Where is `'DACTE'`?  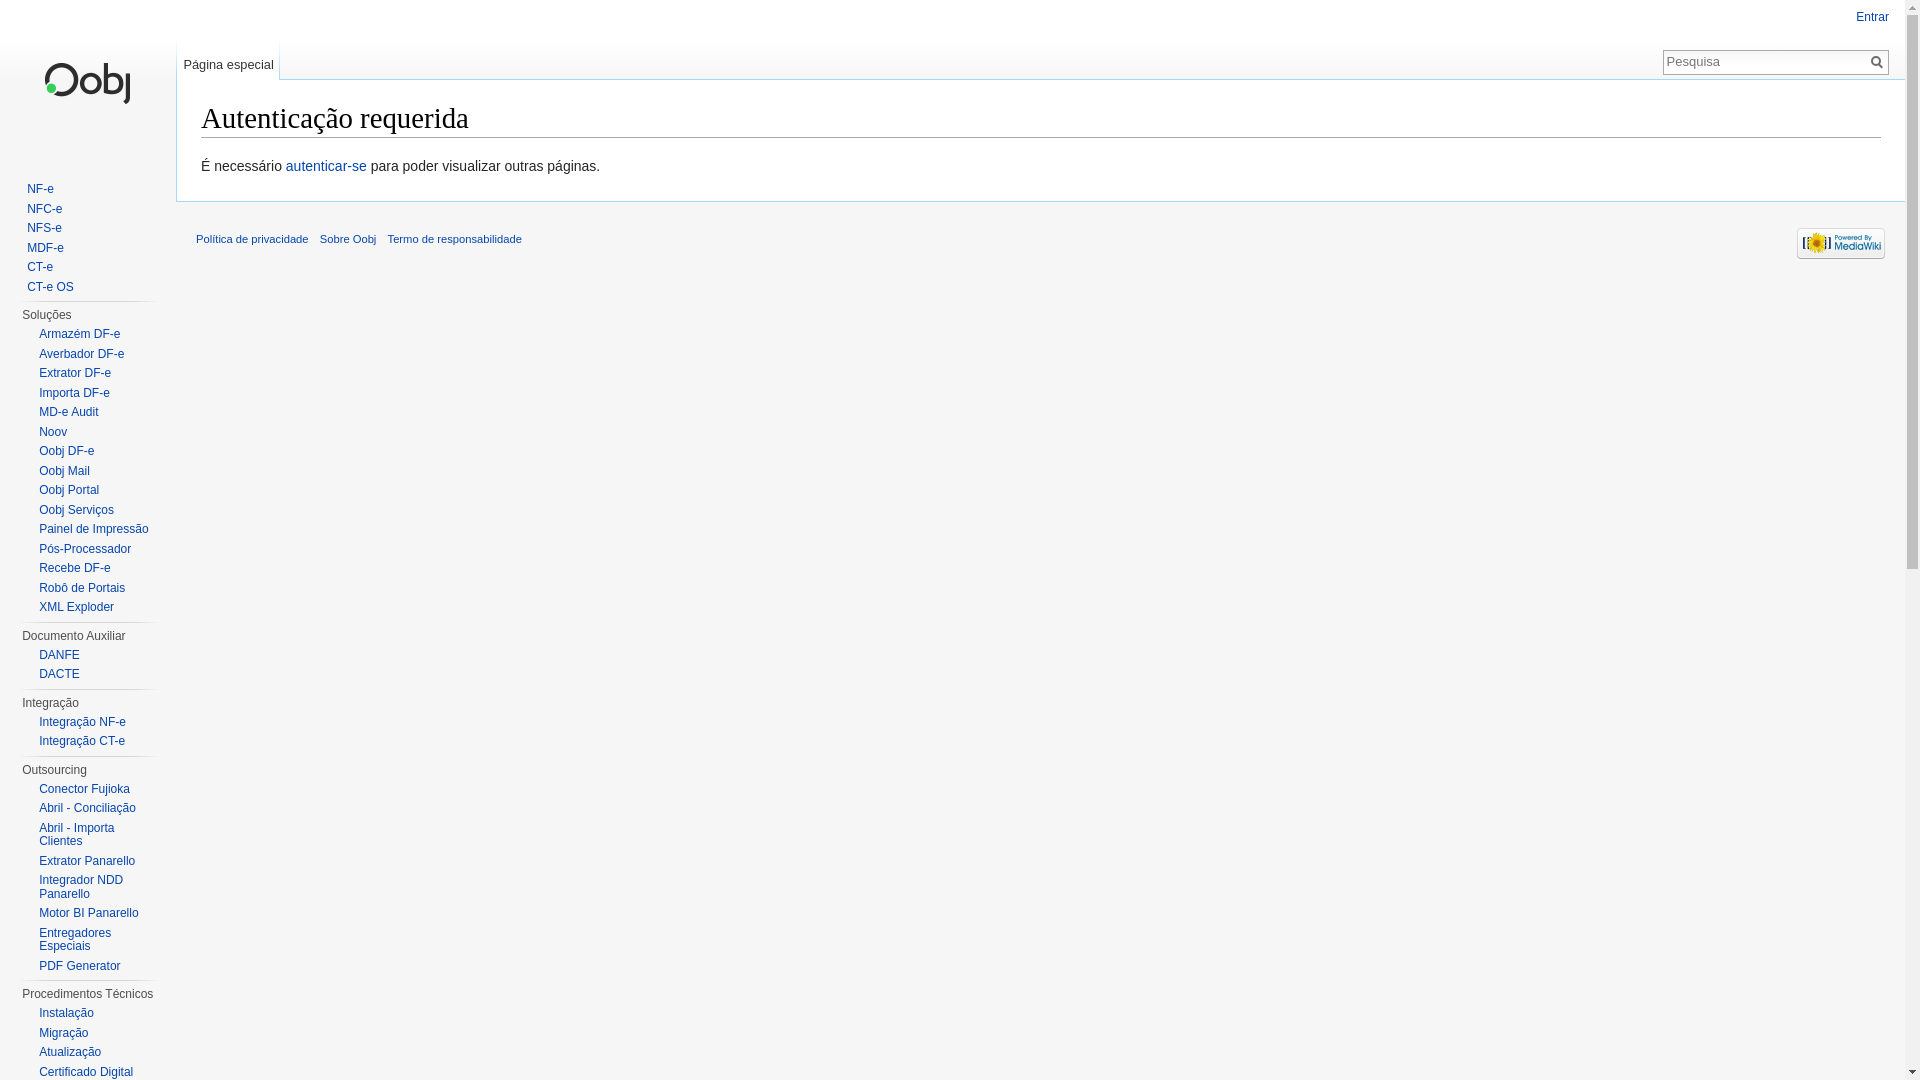
'DACTE' is located at coordinates (59, 674).